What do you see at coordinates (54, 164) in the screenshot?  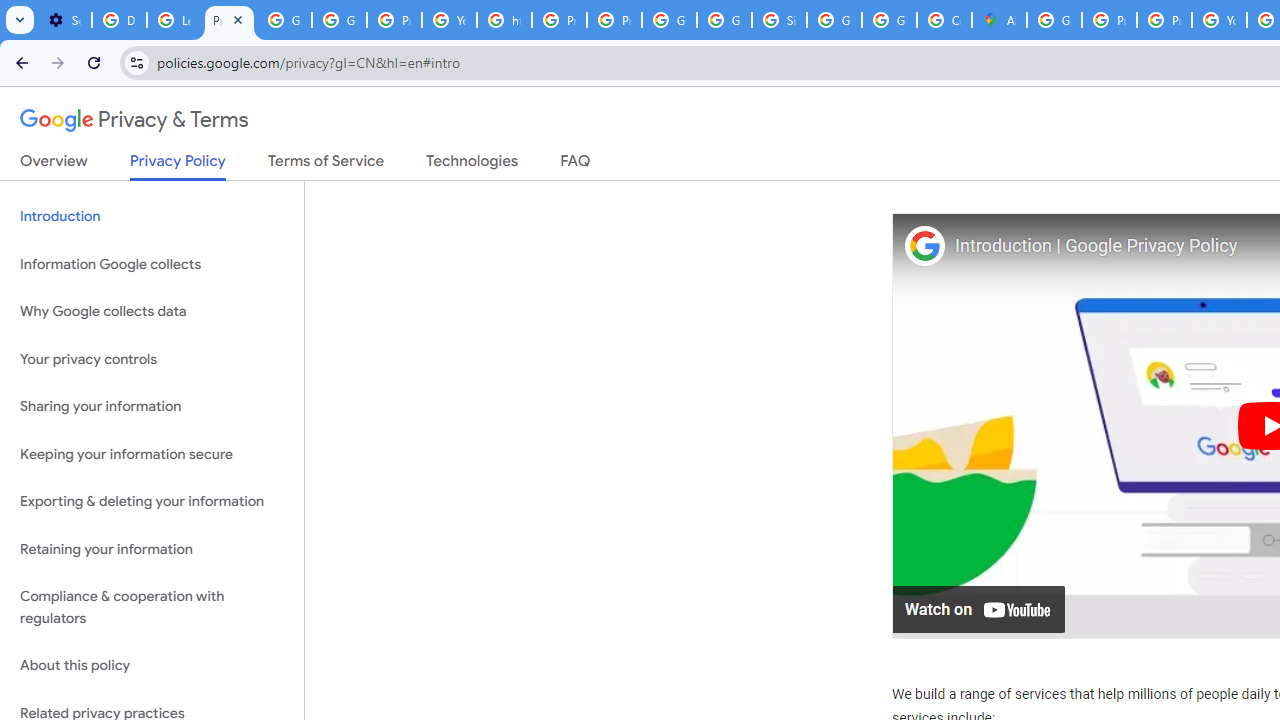 I see `'Overview'` at bounding box center [54, 164].